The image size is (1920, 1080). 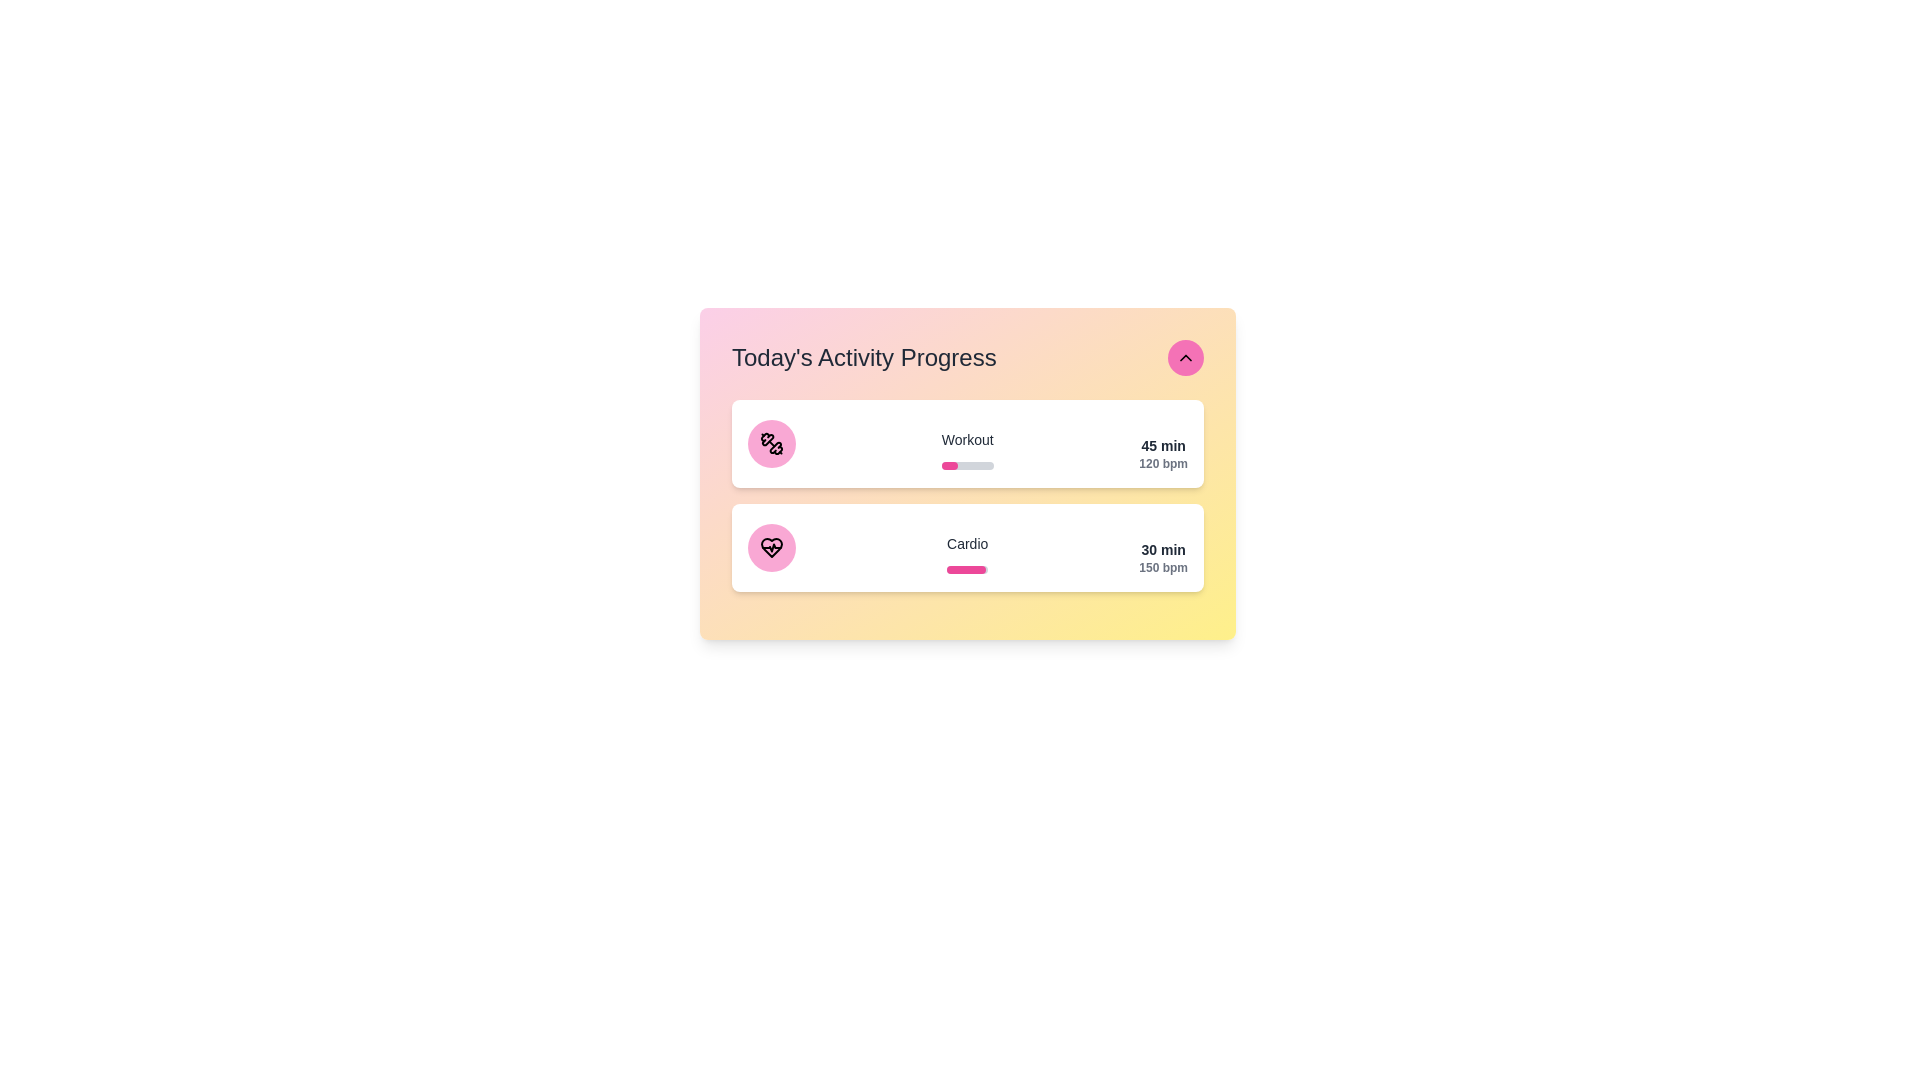 I want to click on the text label indicating the duration of 45 minutes for the workout activity, which is located at the top-right corner of the light gray 'Workout' card, so click(x=1163, y=445).